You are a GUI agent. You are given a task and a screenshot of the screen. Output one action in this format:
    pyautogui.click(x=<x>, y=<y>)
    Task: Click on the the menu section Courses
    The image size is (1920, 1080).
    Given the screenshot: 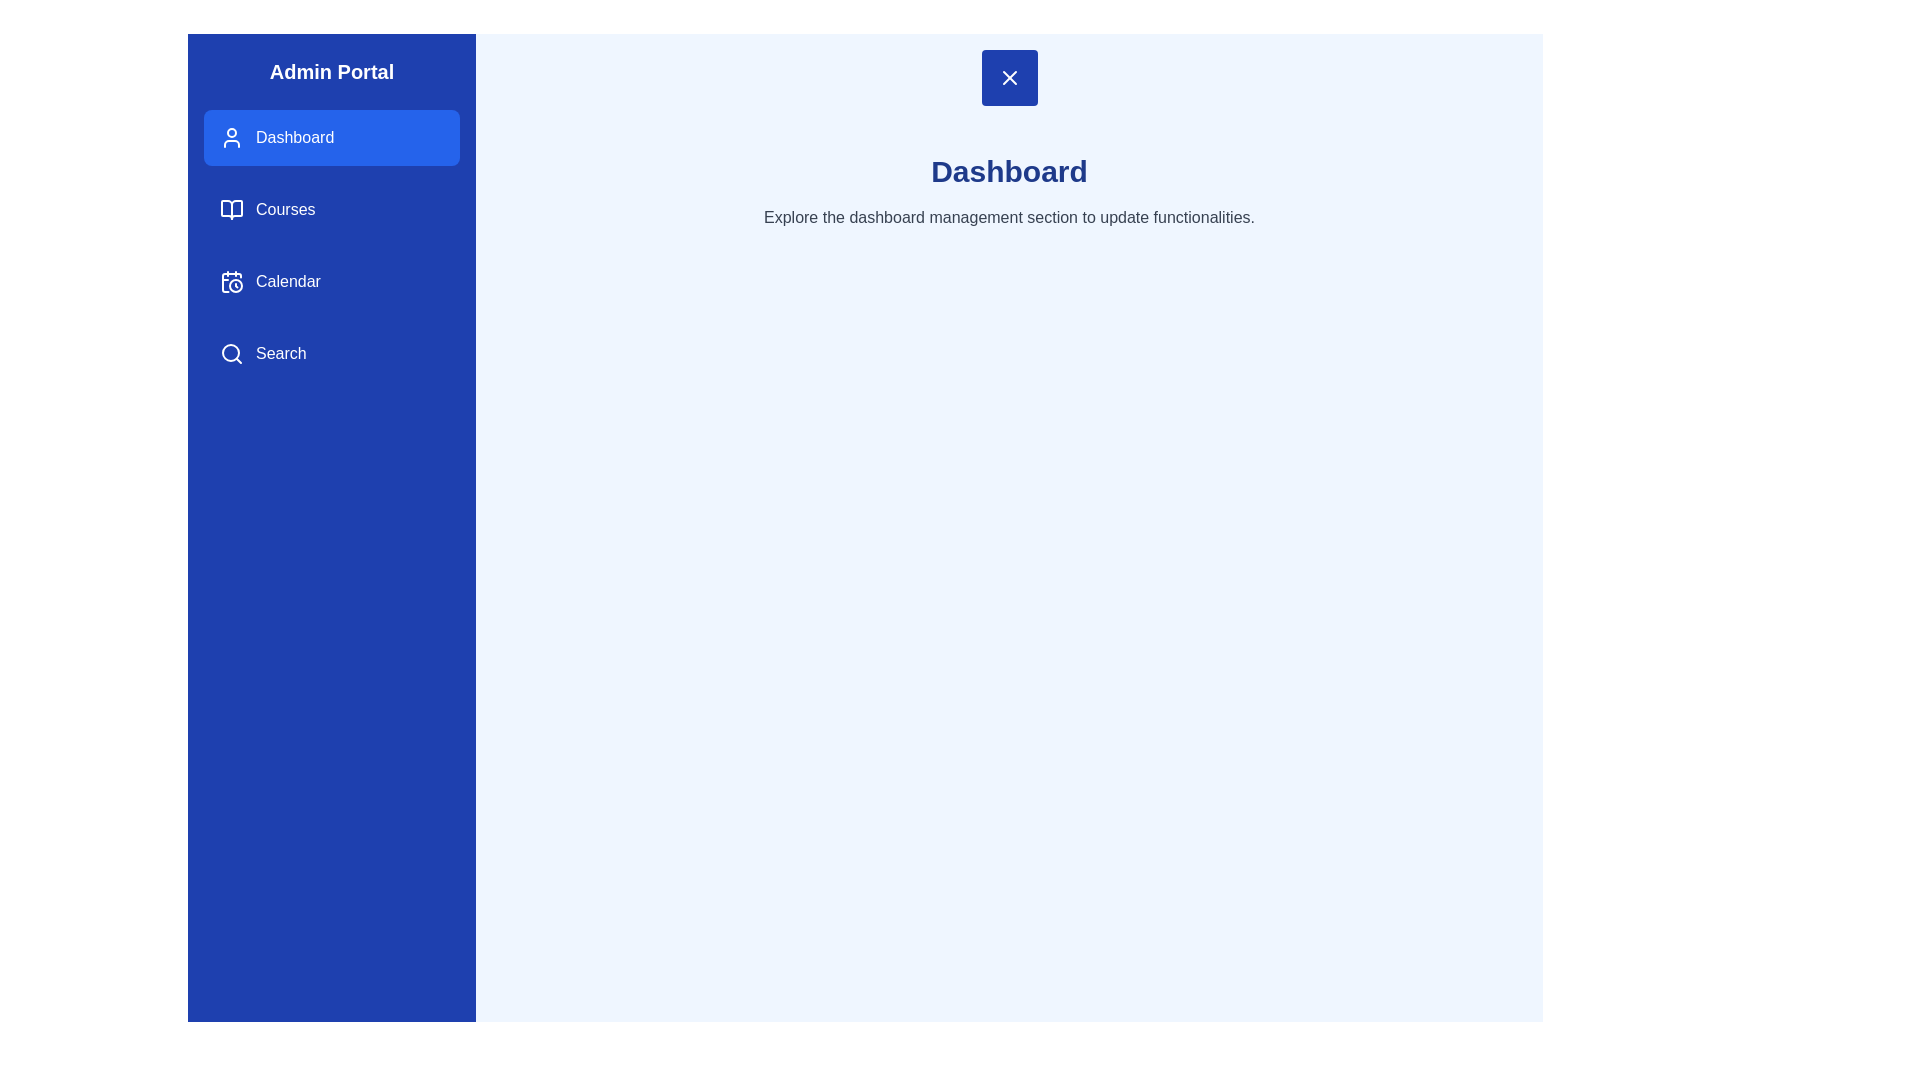 What is the action you would take?
    pyautogui.click(x=331, y=209)
    